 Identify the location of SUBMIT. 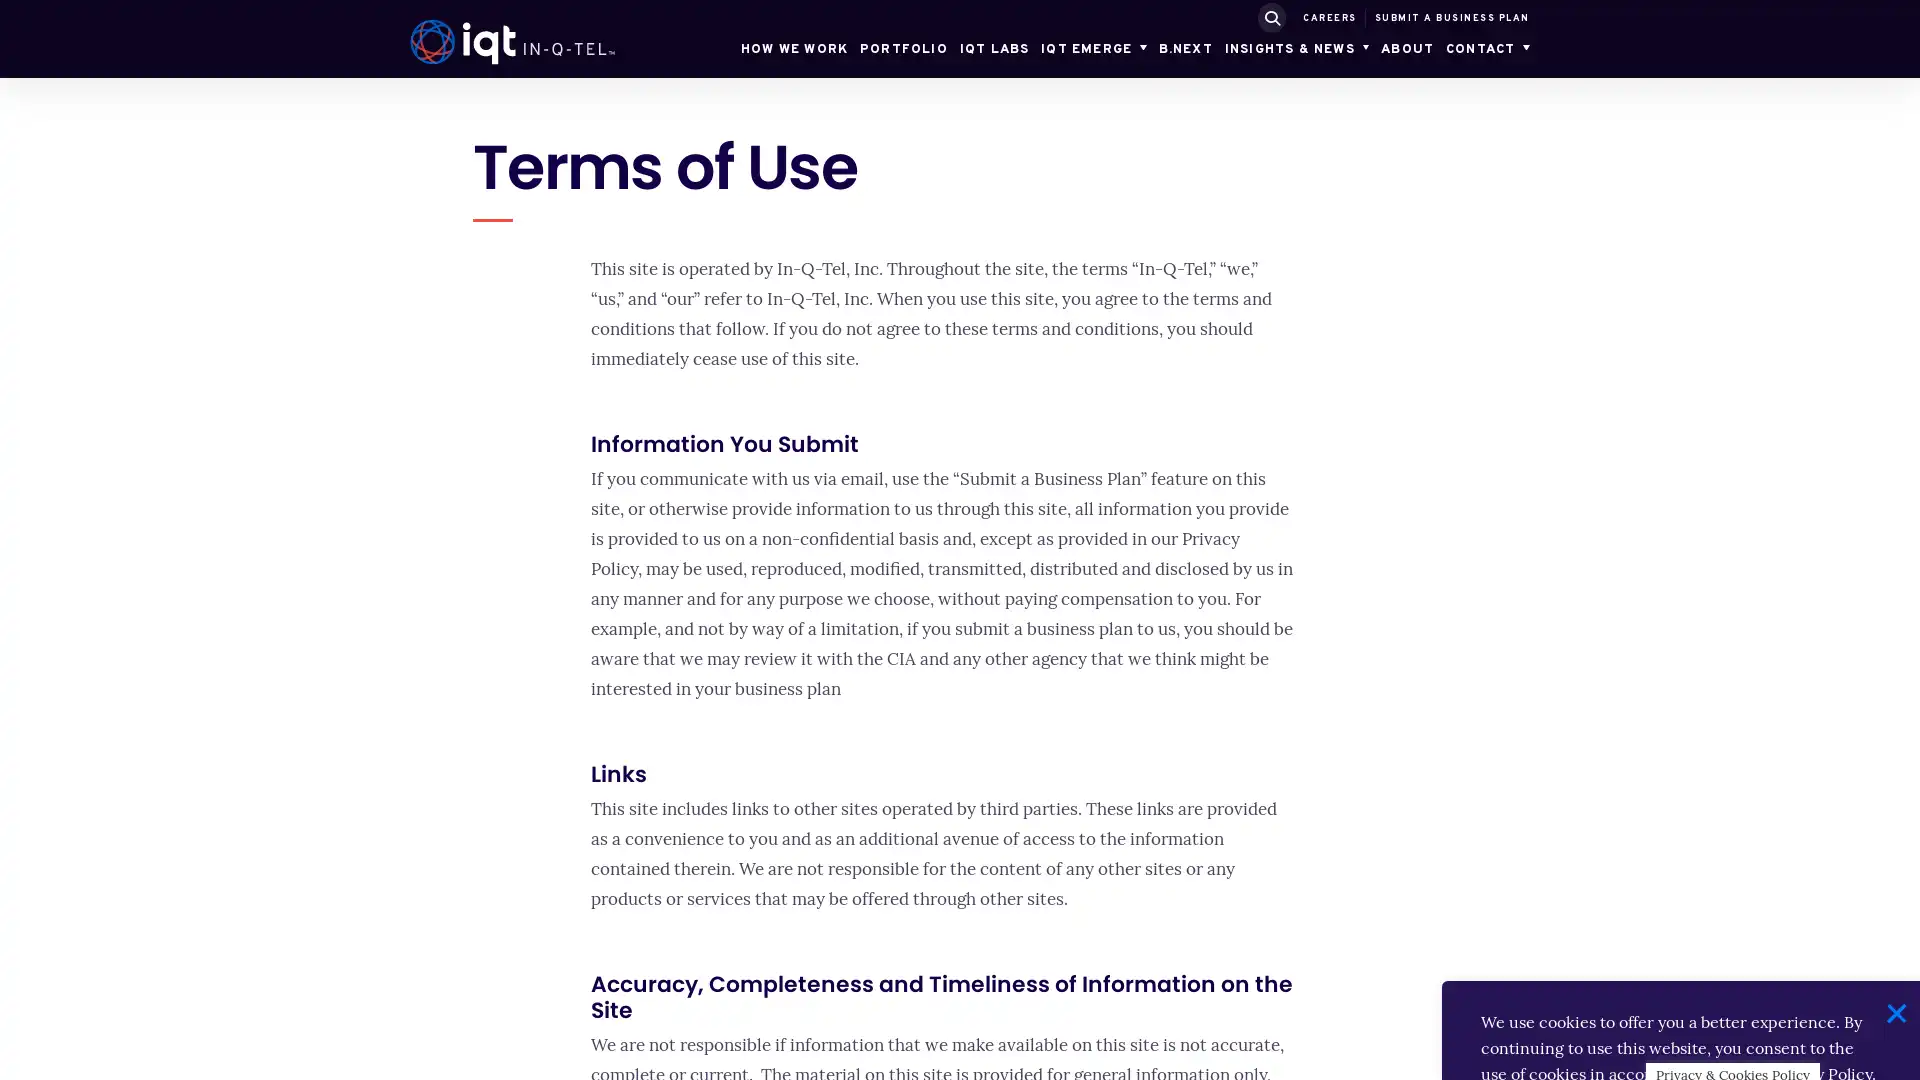
(1270, 17).